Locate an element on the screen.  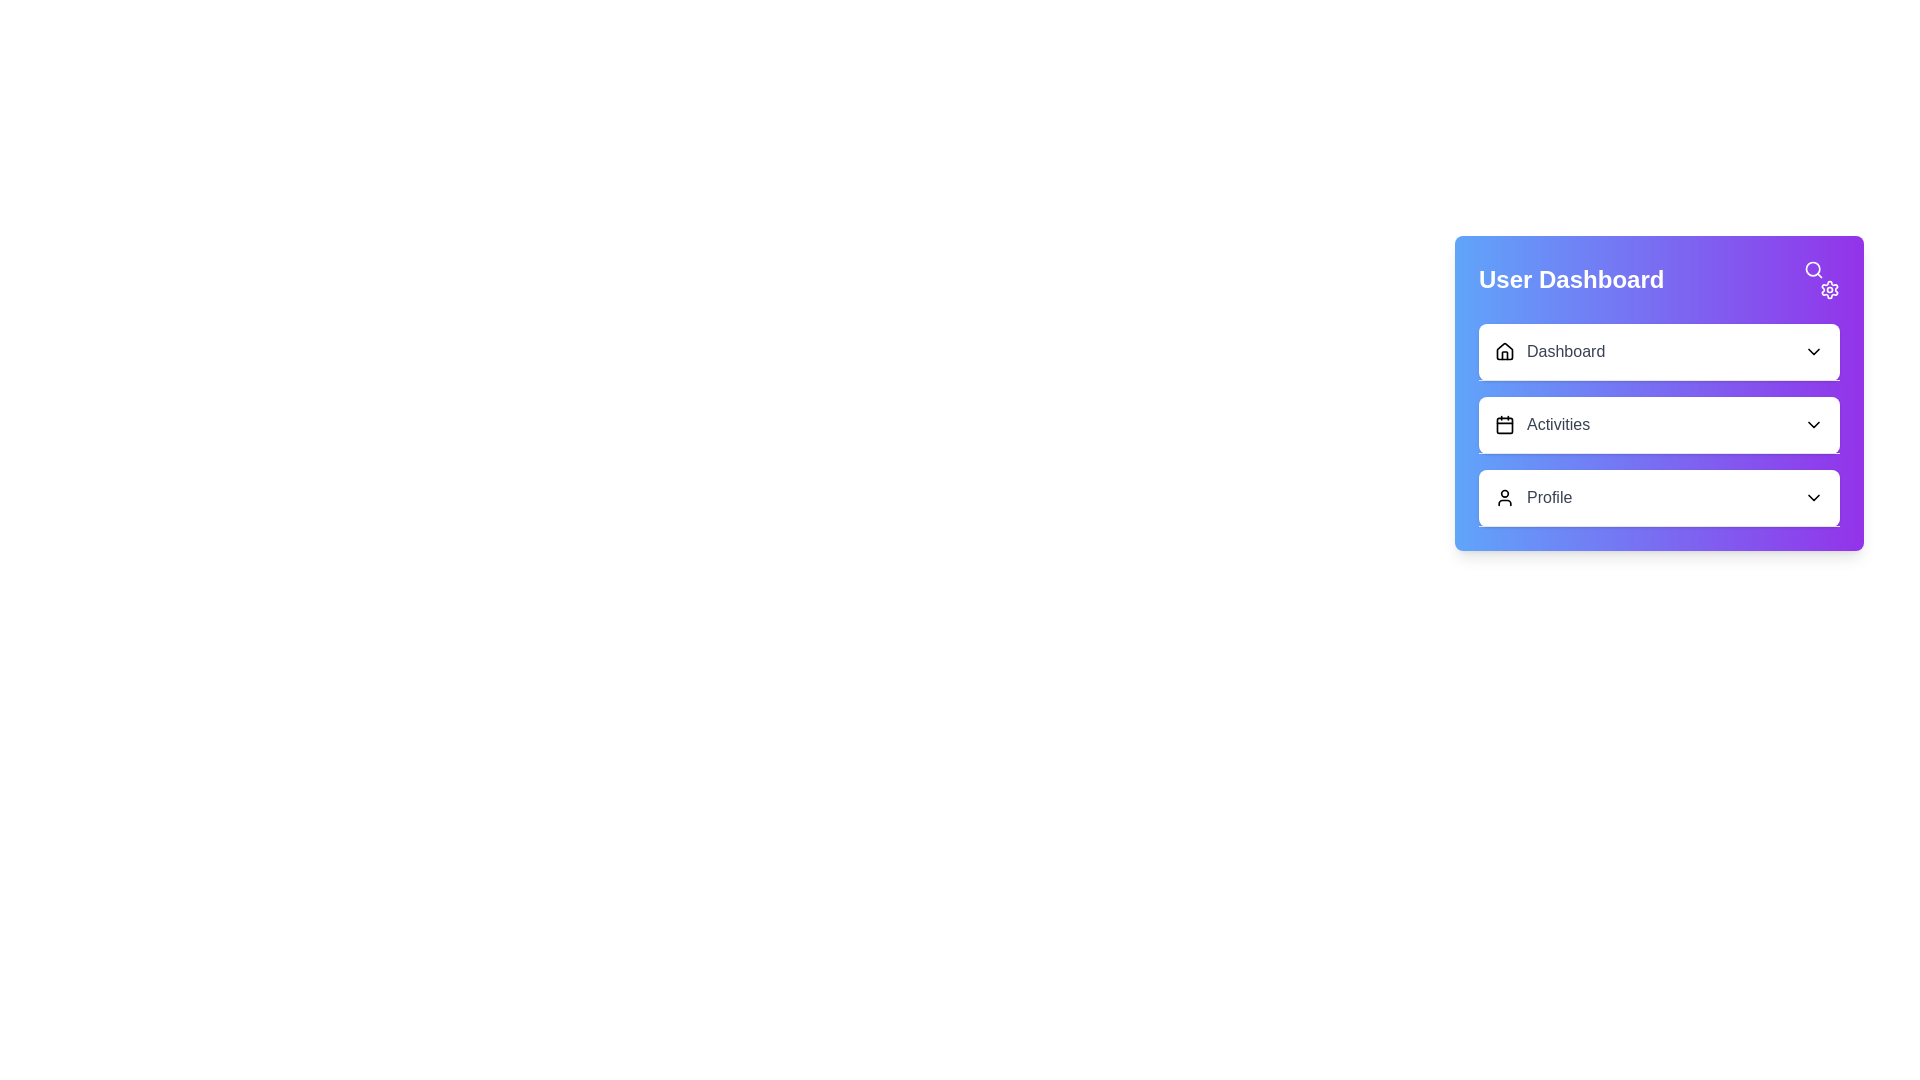
the small, downward-pointing chevron icon located at the extreme right of the 'Profile' segment within the 'User Dashboard' card is located at coordinates (1814, 496).